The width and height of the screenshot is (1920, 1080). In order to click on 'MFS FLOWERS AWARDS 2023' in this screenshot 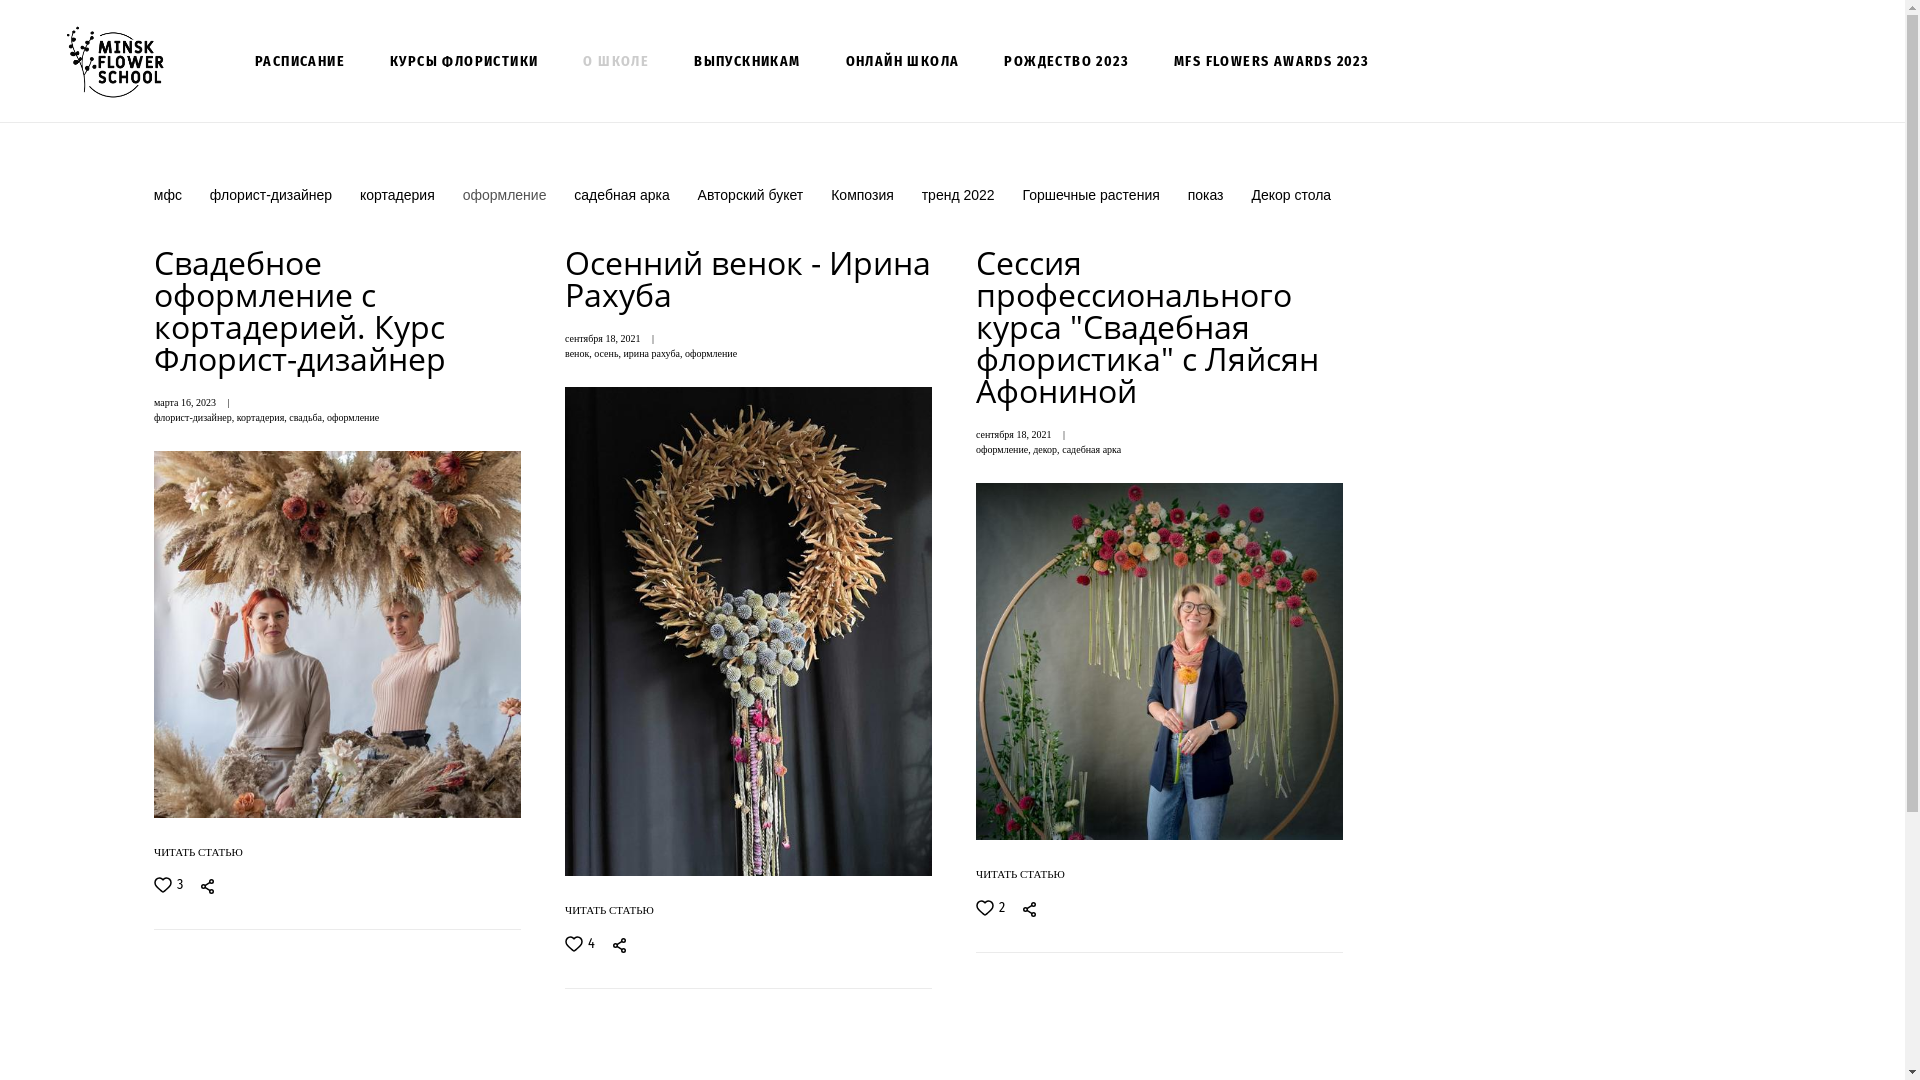, I will do `click(1270, 60)`.